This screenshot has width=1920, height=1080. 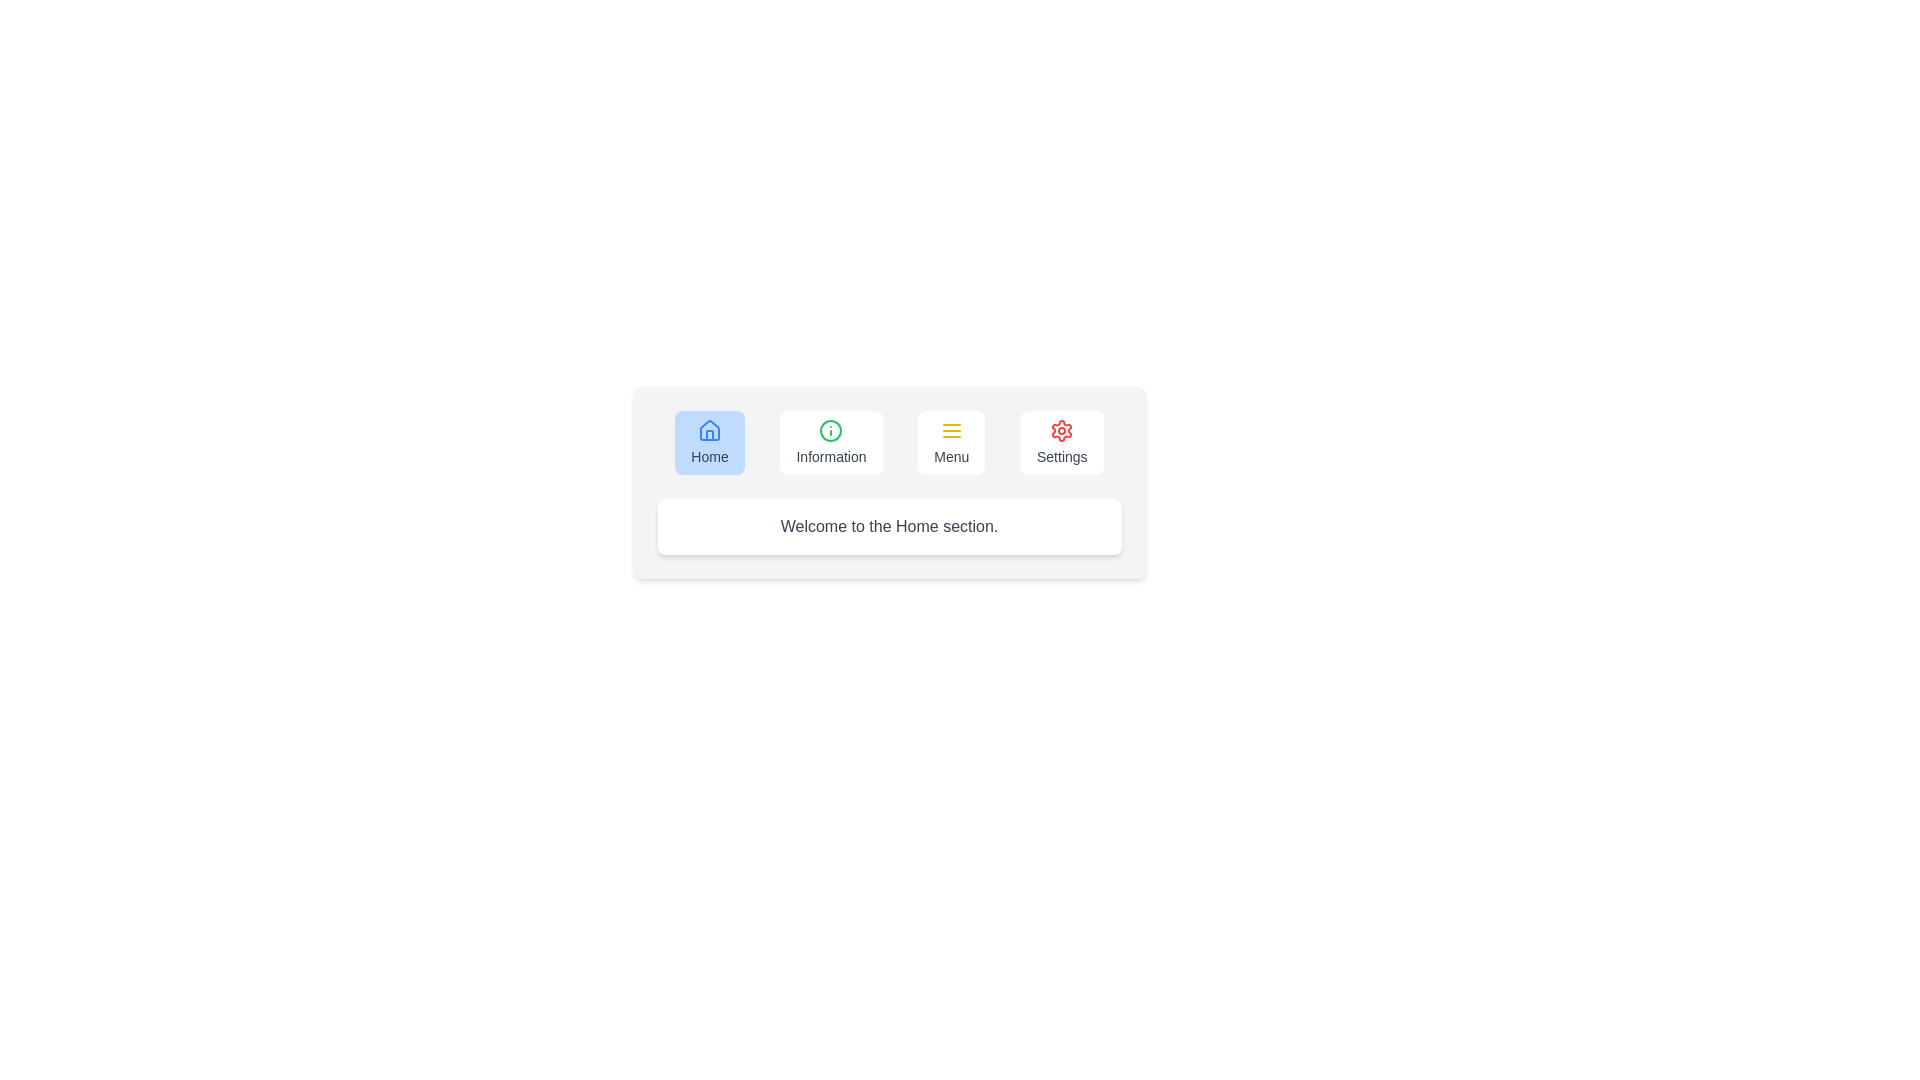 What do you see at coordinates (710, 456) in the screenshot?
I see `'Home' text label located at the bottom of the first button in the navigation menu to understand its purpose as a navigation element for accessing the home section of the application` at bounding box center [710, 456].